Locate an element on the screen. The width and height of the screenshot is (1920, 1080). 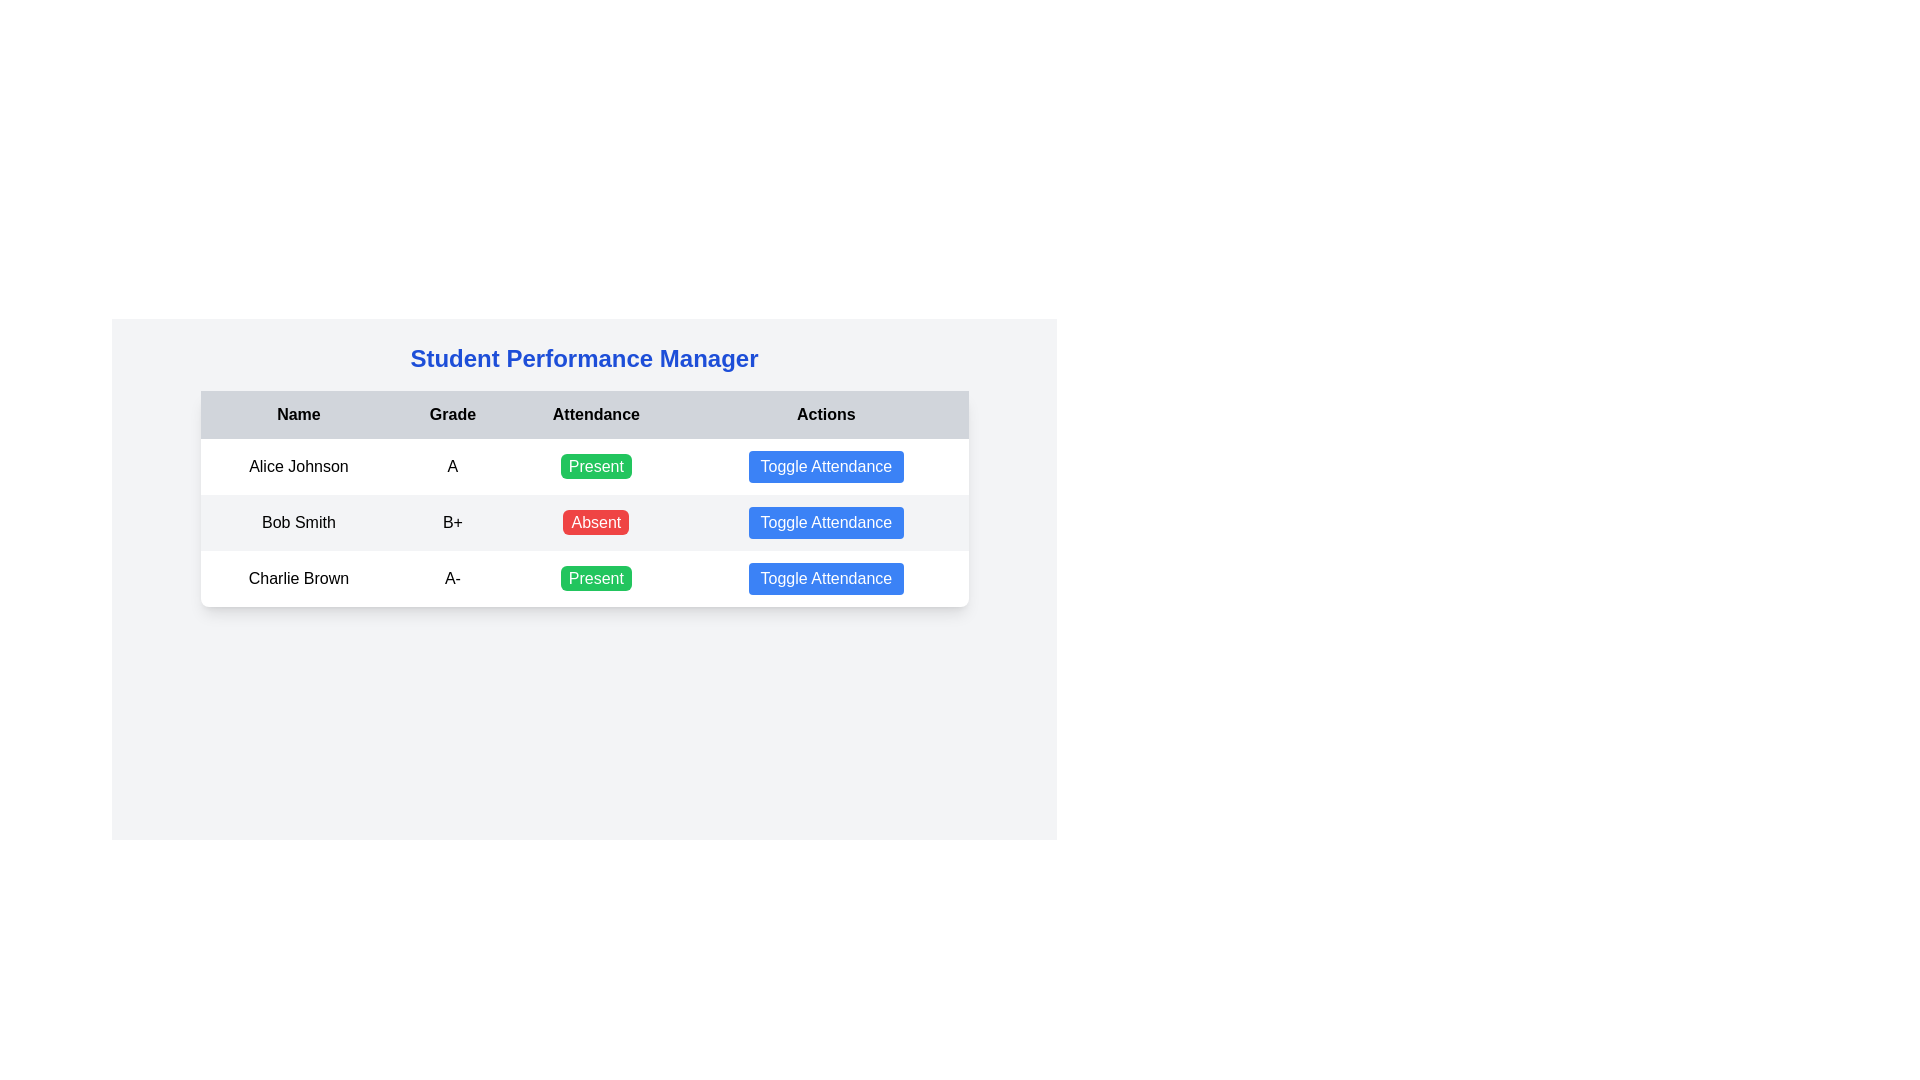
the text label displaying 'Alice Johnson', which is located in the first row and first column of the table layout, before the elements labeled 'A', 'Present', and 'Toggle Attendance' is located at coordinates (297, 466).